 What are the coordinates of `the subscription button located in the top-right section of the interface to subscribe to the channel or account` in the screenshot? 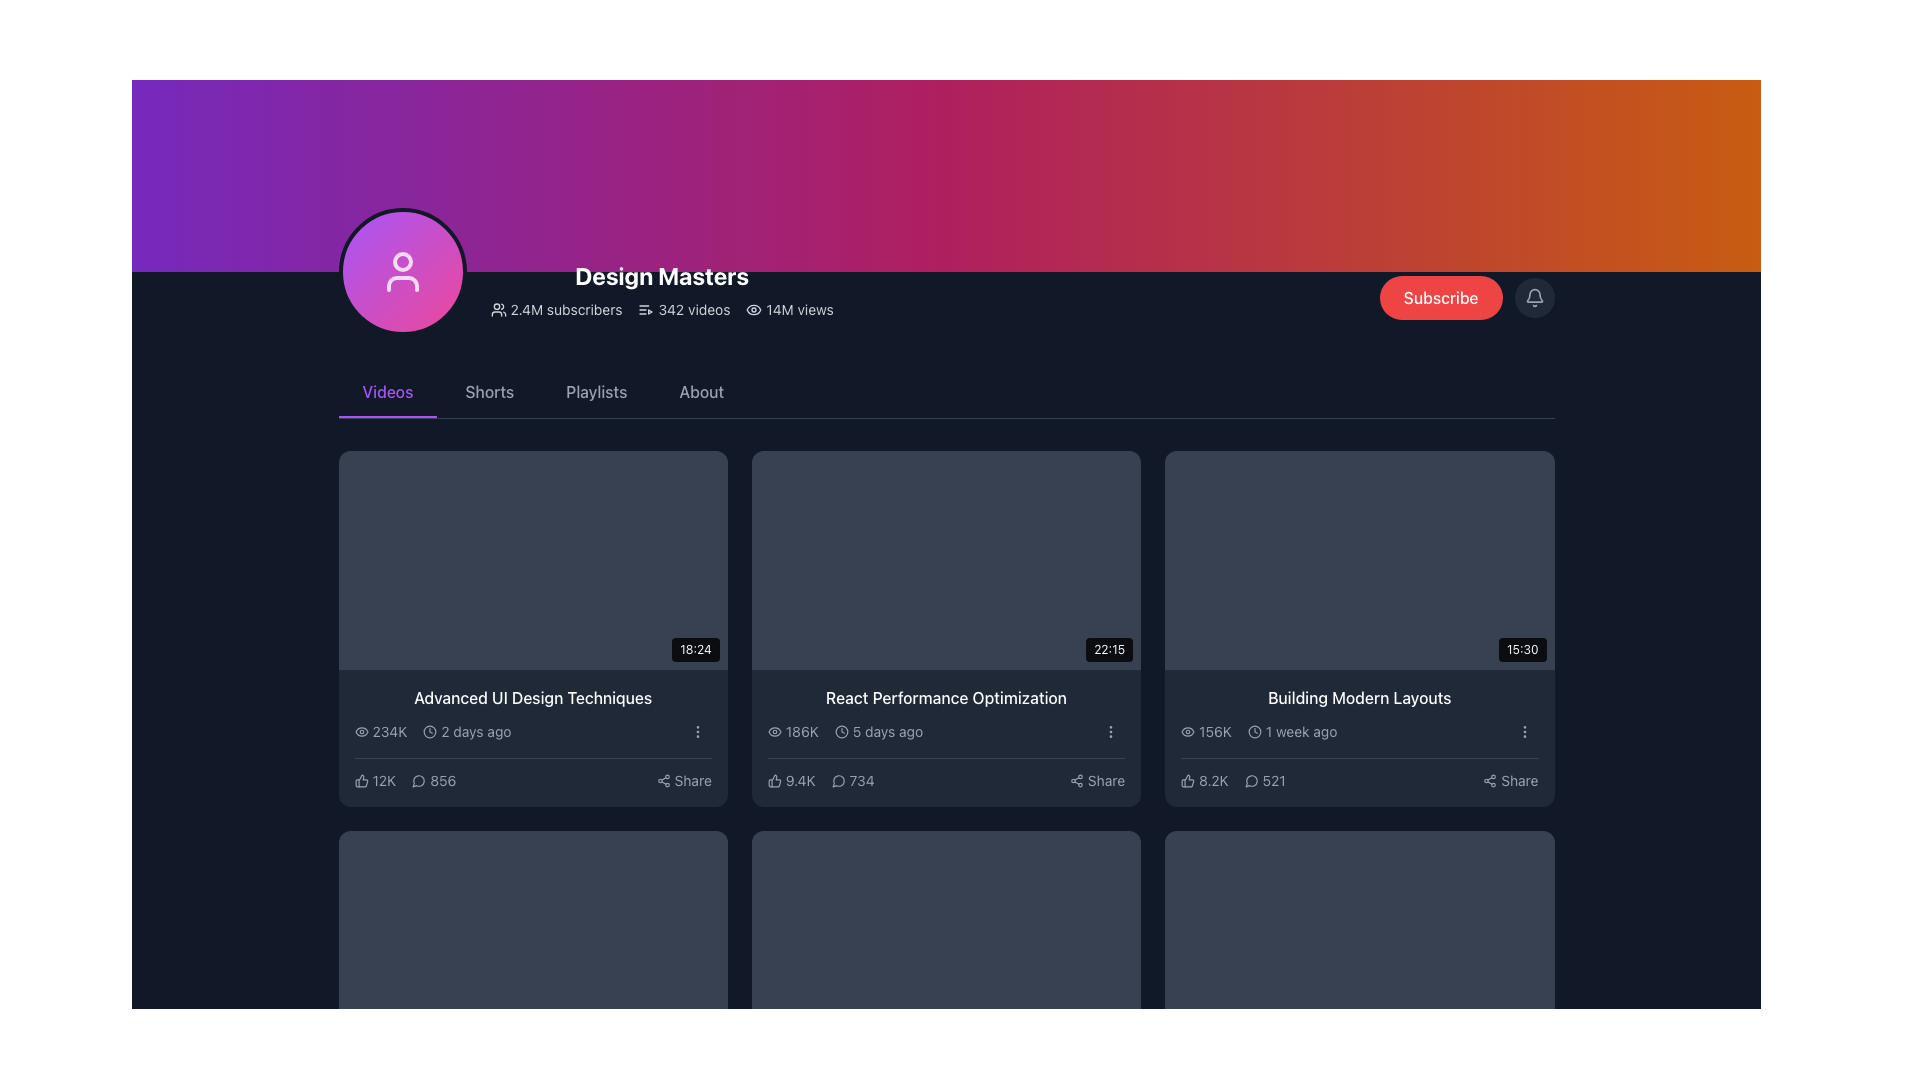 It's located at (1467, 297).